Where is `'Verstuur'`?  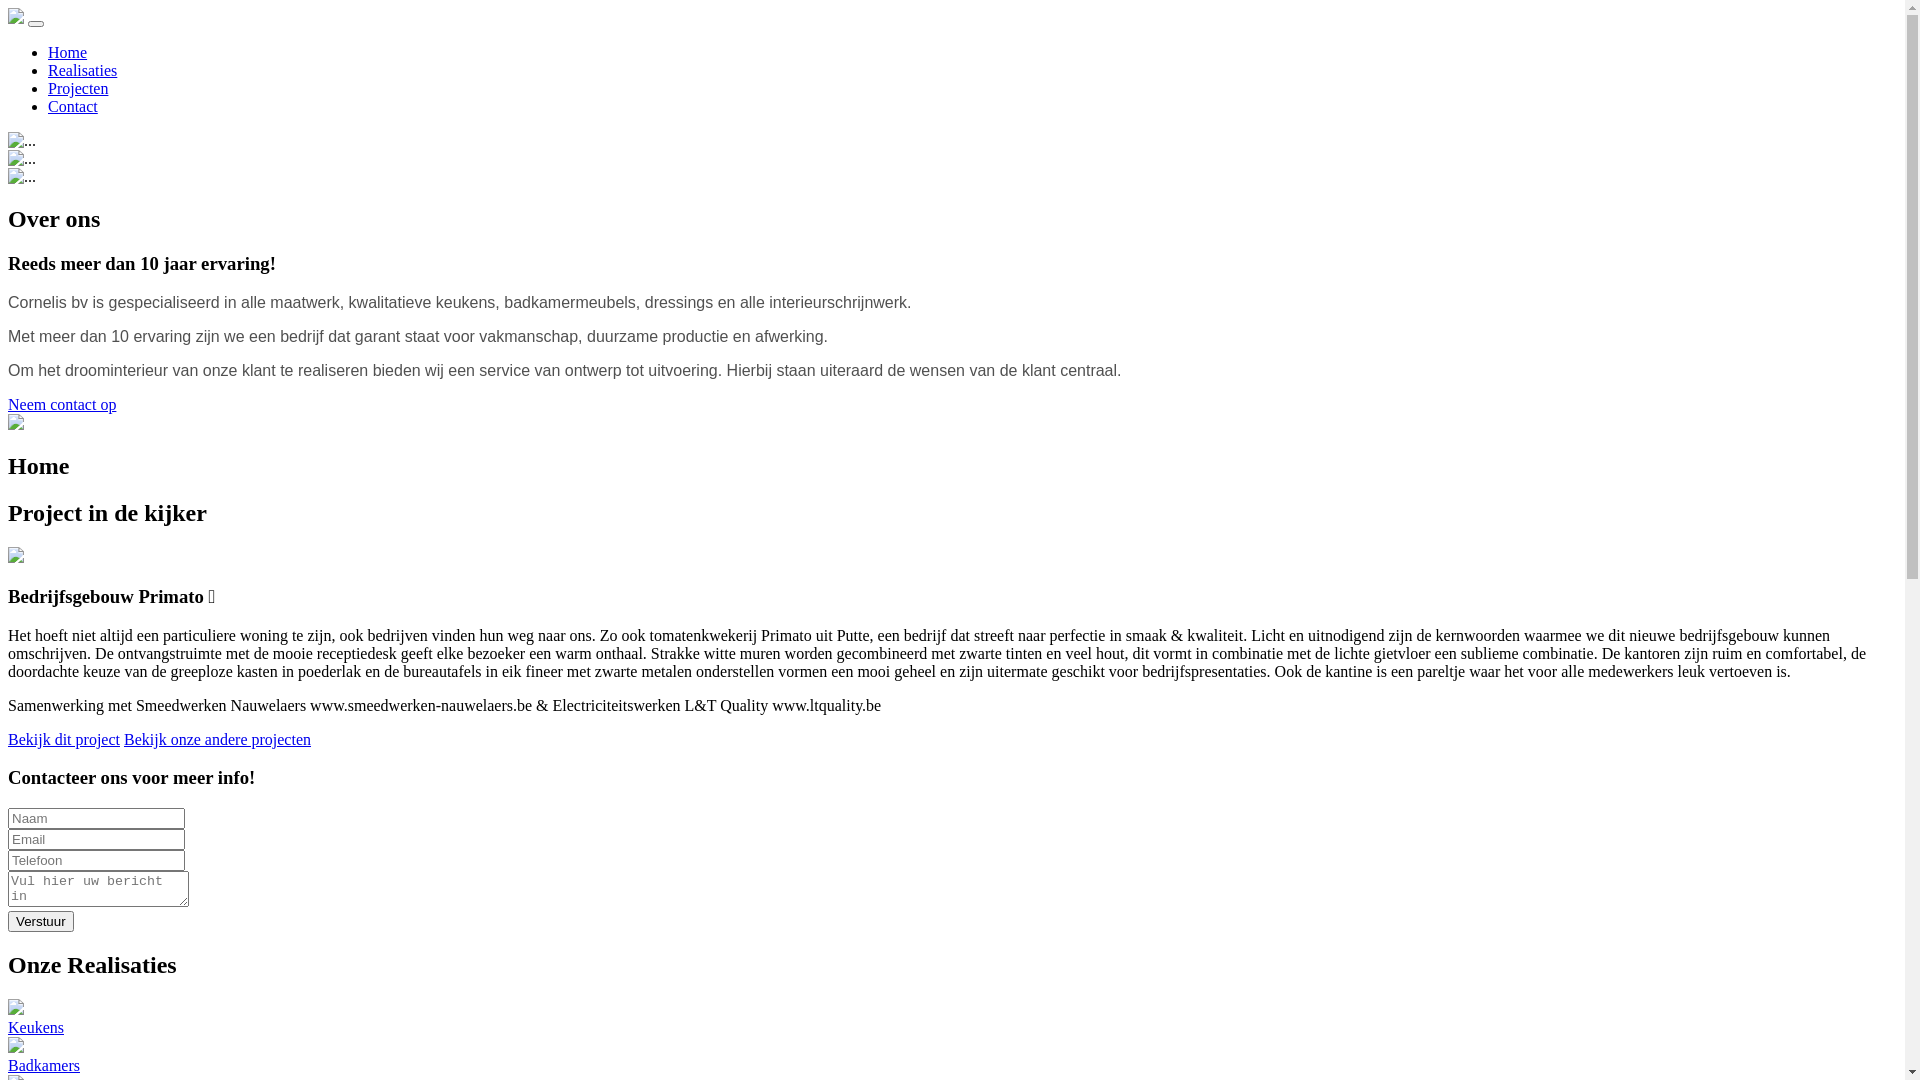 'Verstuur' is located at coordinates (8, 921).